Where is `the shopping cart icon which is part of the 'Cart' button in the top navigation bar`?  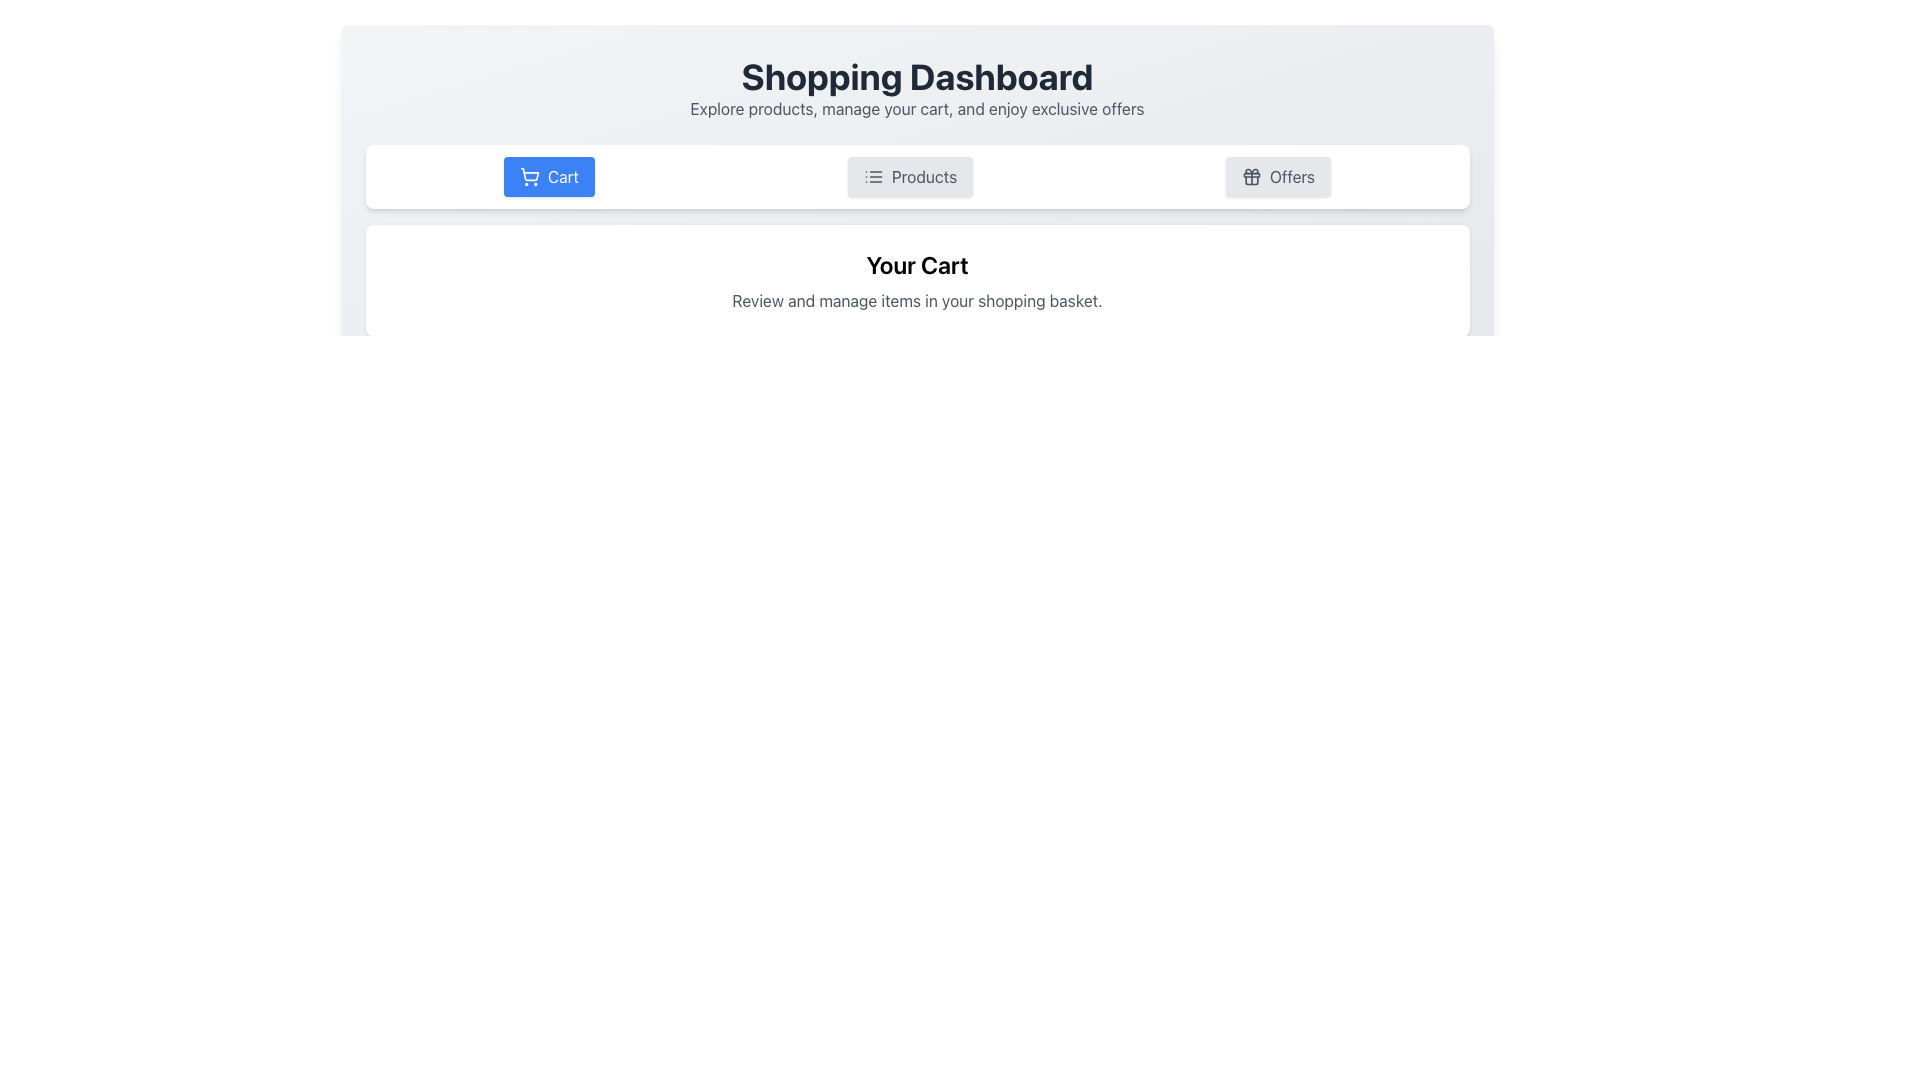
the shopping cart icon which is part of the 'Cart' button in the top navigation bar is located at coordinates (529, 176).